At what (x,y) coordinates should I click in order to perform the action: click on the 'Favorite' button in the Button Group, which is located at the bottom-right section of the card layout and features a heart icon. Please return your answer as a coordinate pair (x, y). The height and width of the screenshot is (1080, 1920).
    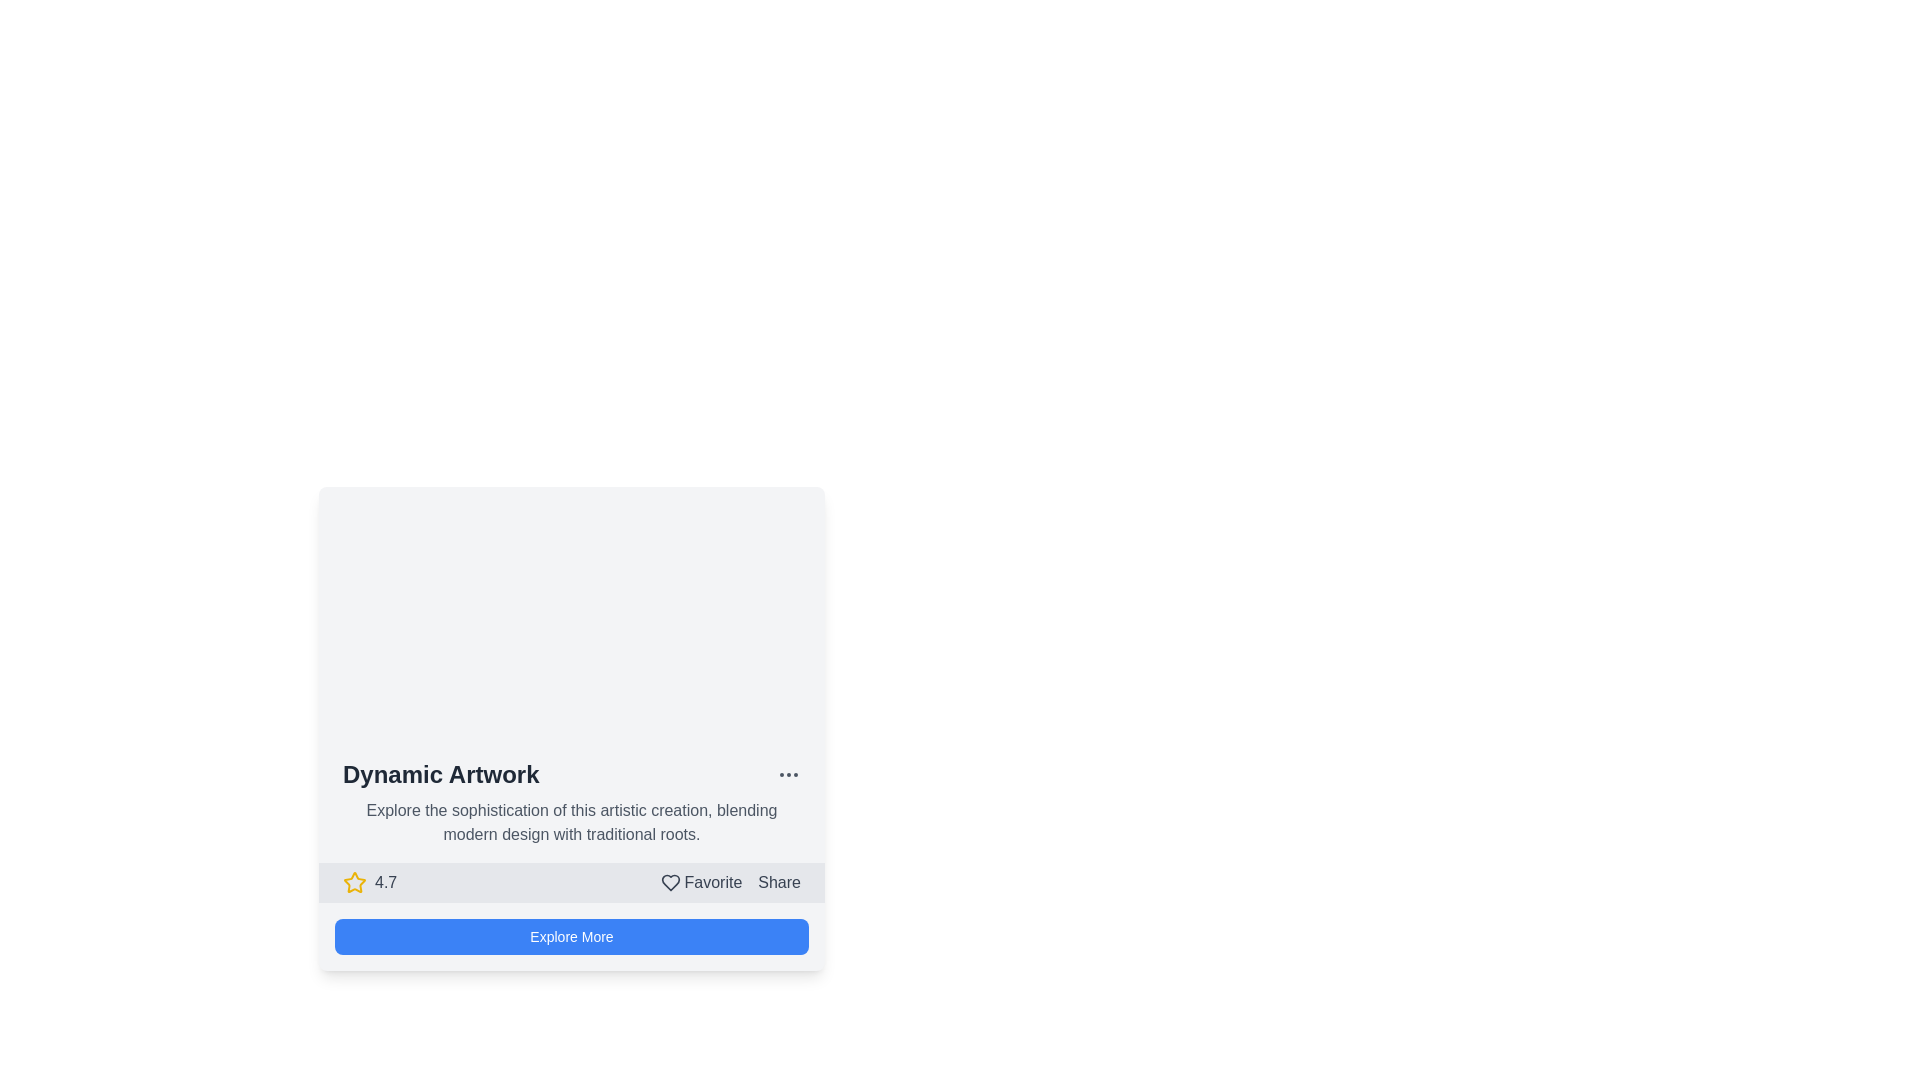
    Looking at the image, I should click on (729, 882).